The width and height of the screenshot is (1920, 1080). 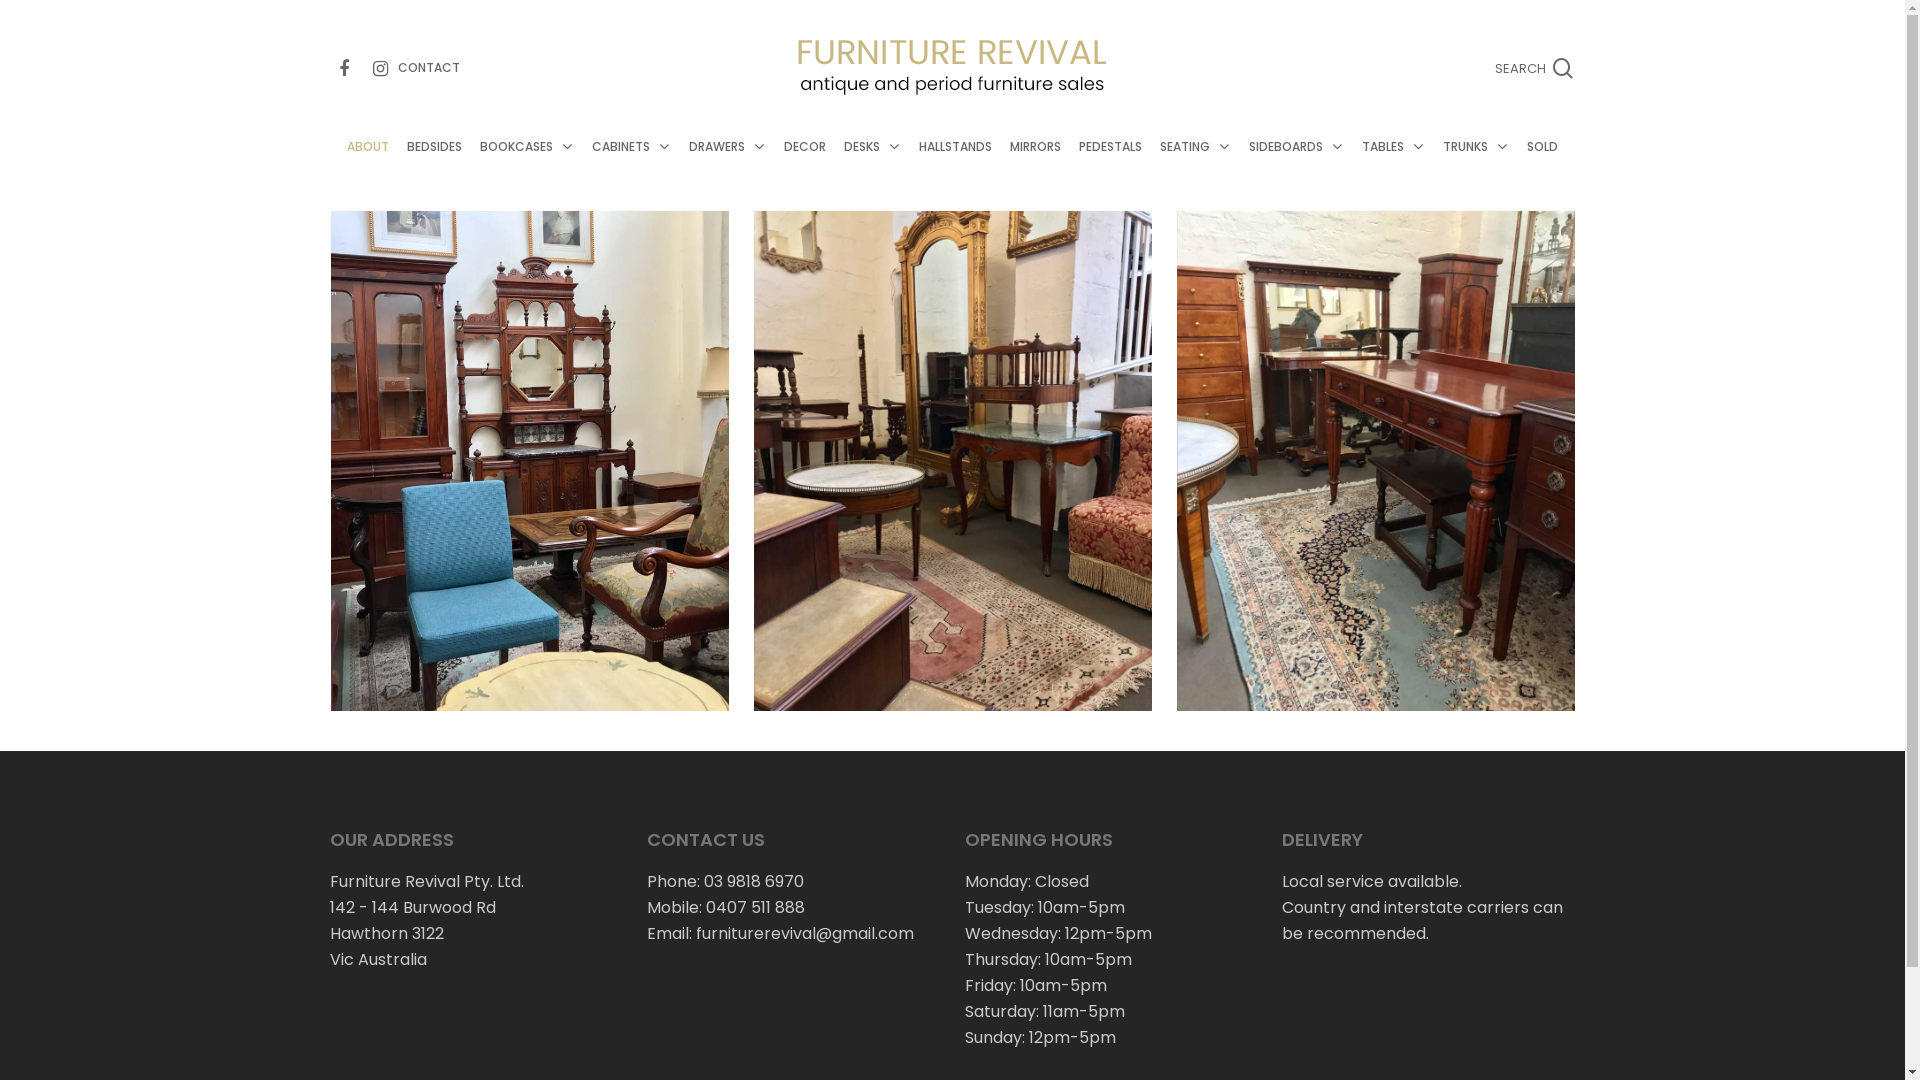 I want to click on 'BOOKCASES', so click(x=527, y=165).